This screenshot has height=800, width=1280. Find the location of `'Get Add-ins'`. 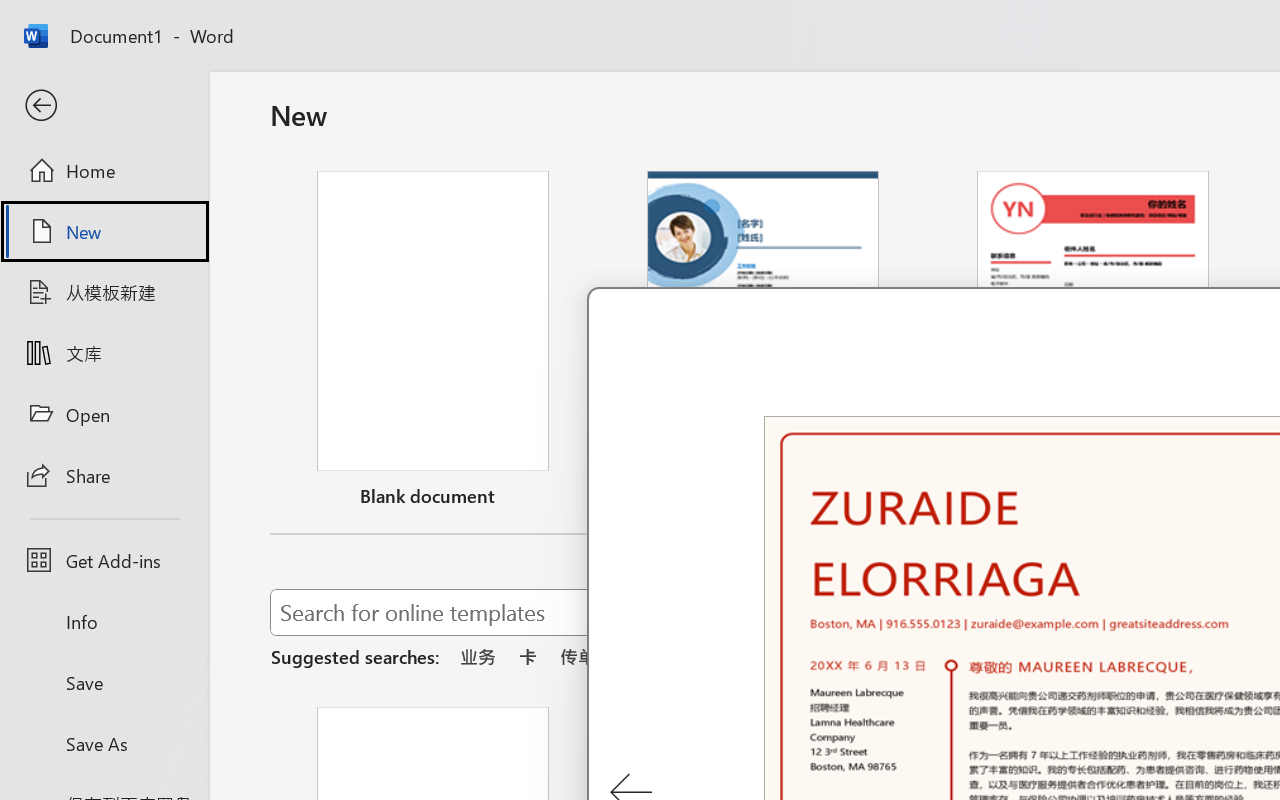

'Get Add-ins' is located at coordinates (103, 560).